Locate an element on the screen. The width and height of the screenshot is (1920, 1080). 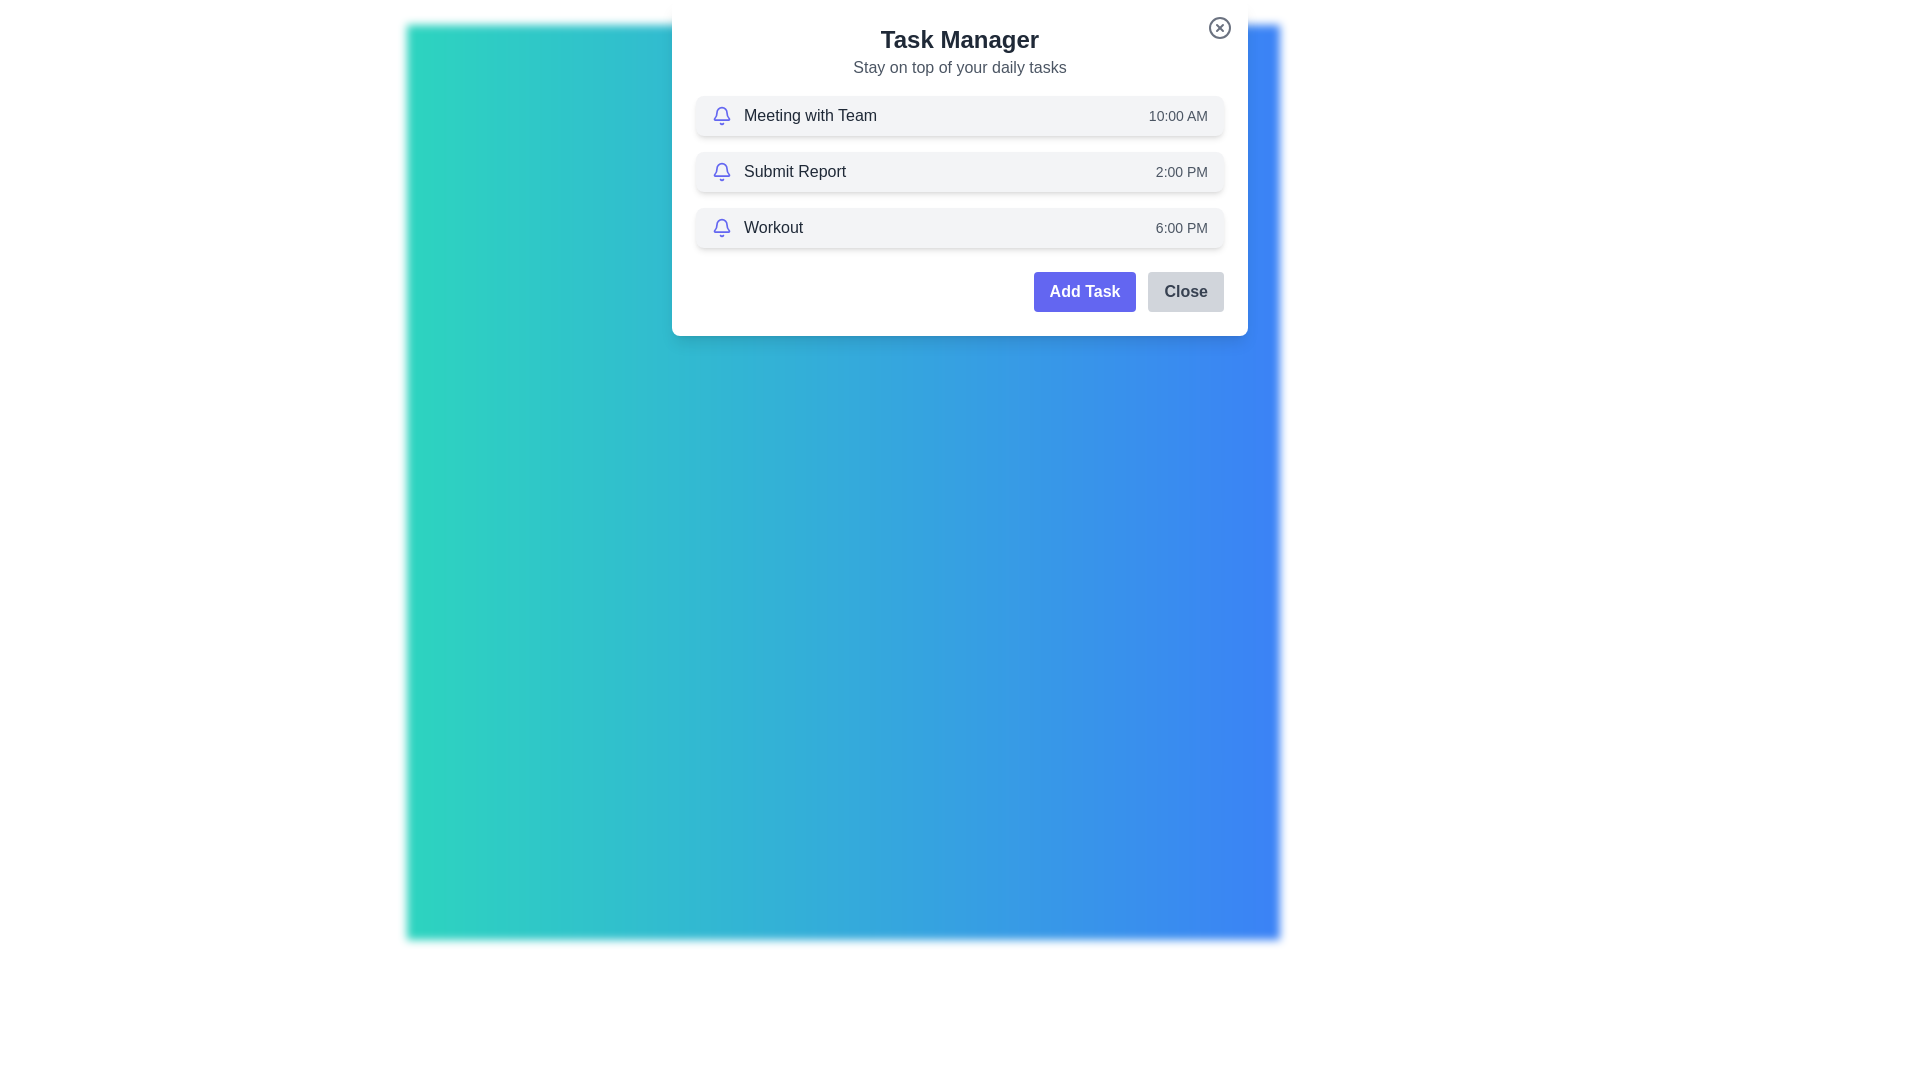
text label that serves as the title 'Task Manager' located at the top center of the task management interface, above the text 'Stay on top of your daily tasks' is located at coordinates (960, 39).